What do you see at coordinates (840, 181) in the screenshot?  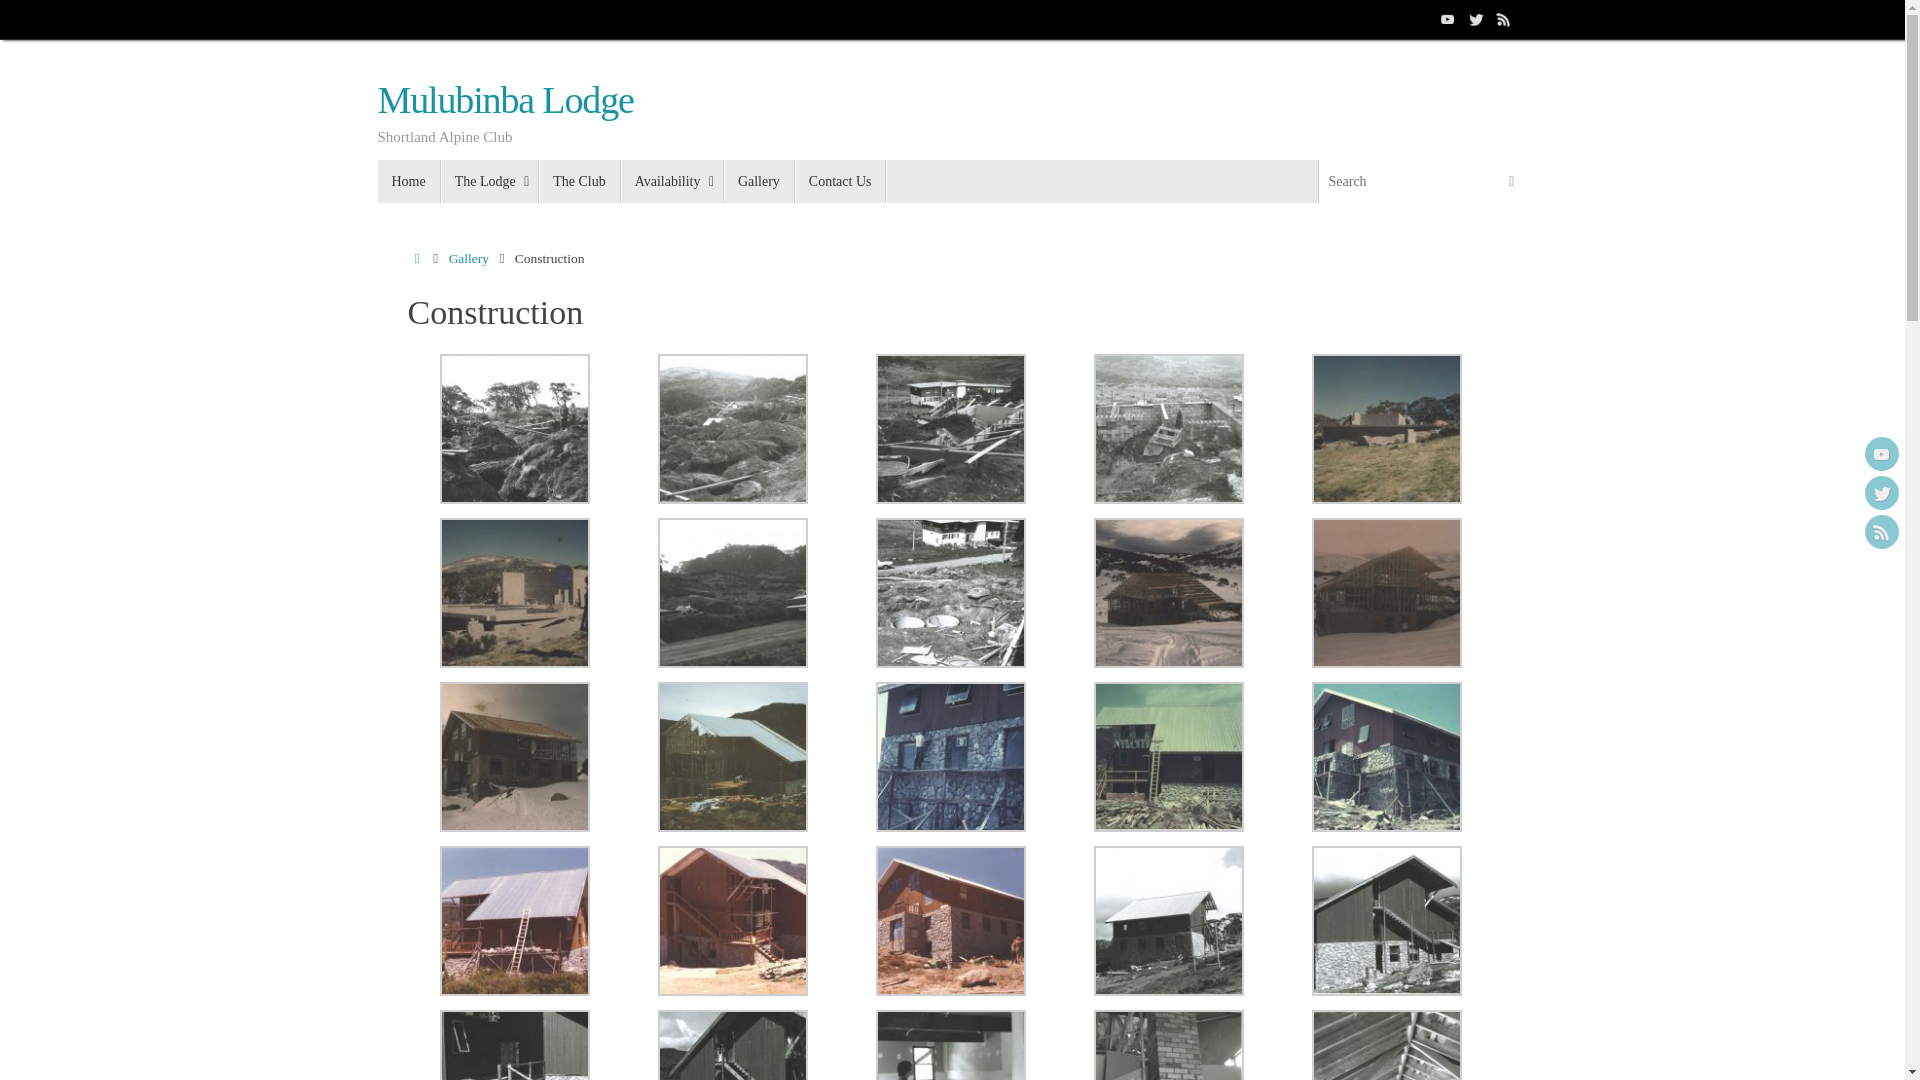 I see `'Contact Us'` at bounding box center [840, 181].